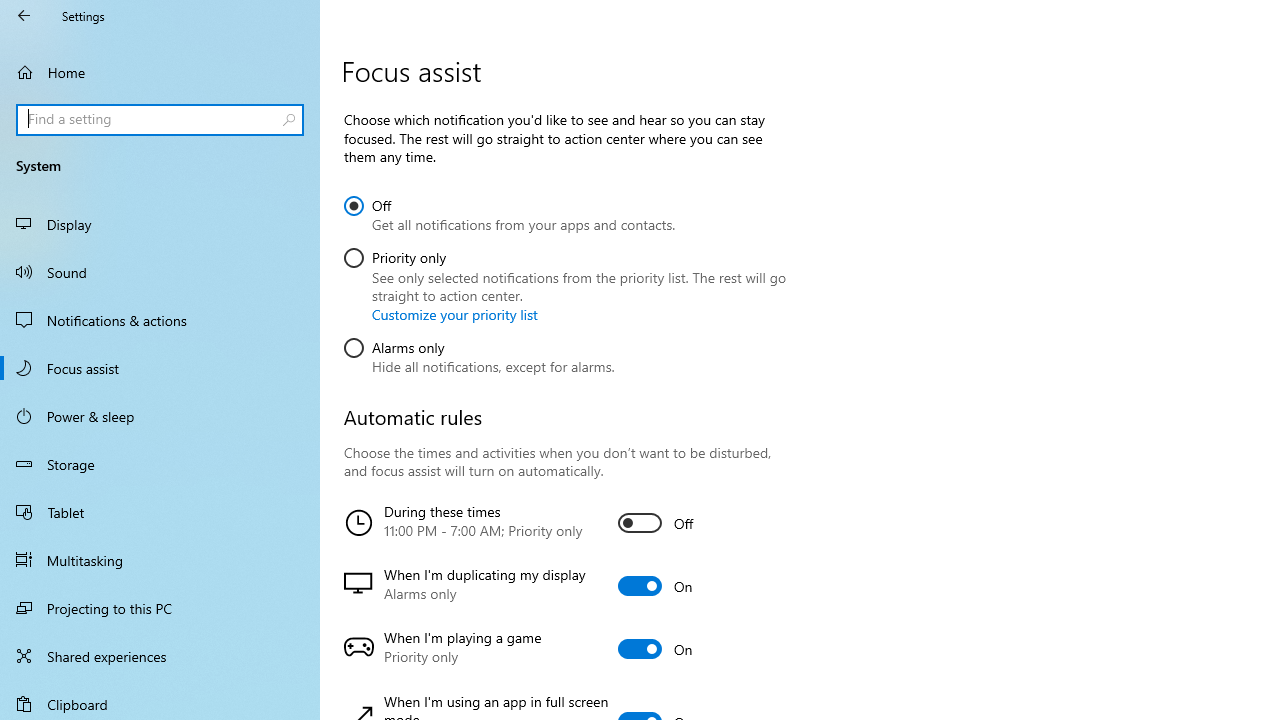 This screenshot has height=720, width=1280. Describe the element at coordinates (160, 464) in the screenshot. I see `'Storage'` at that location.